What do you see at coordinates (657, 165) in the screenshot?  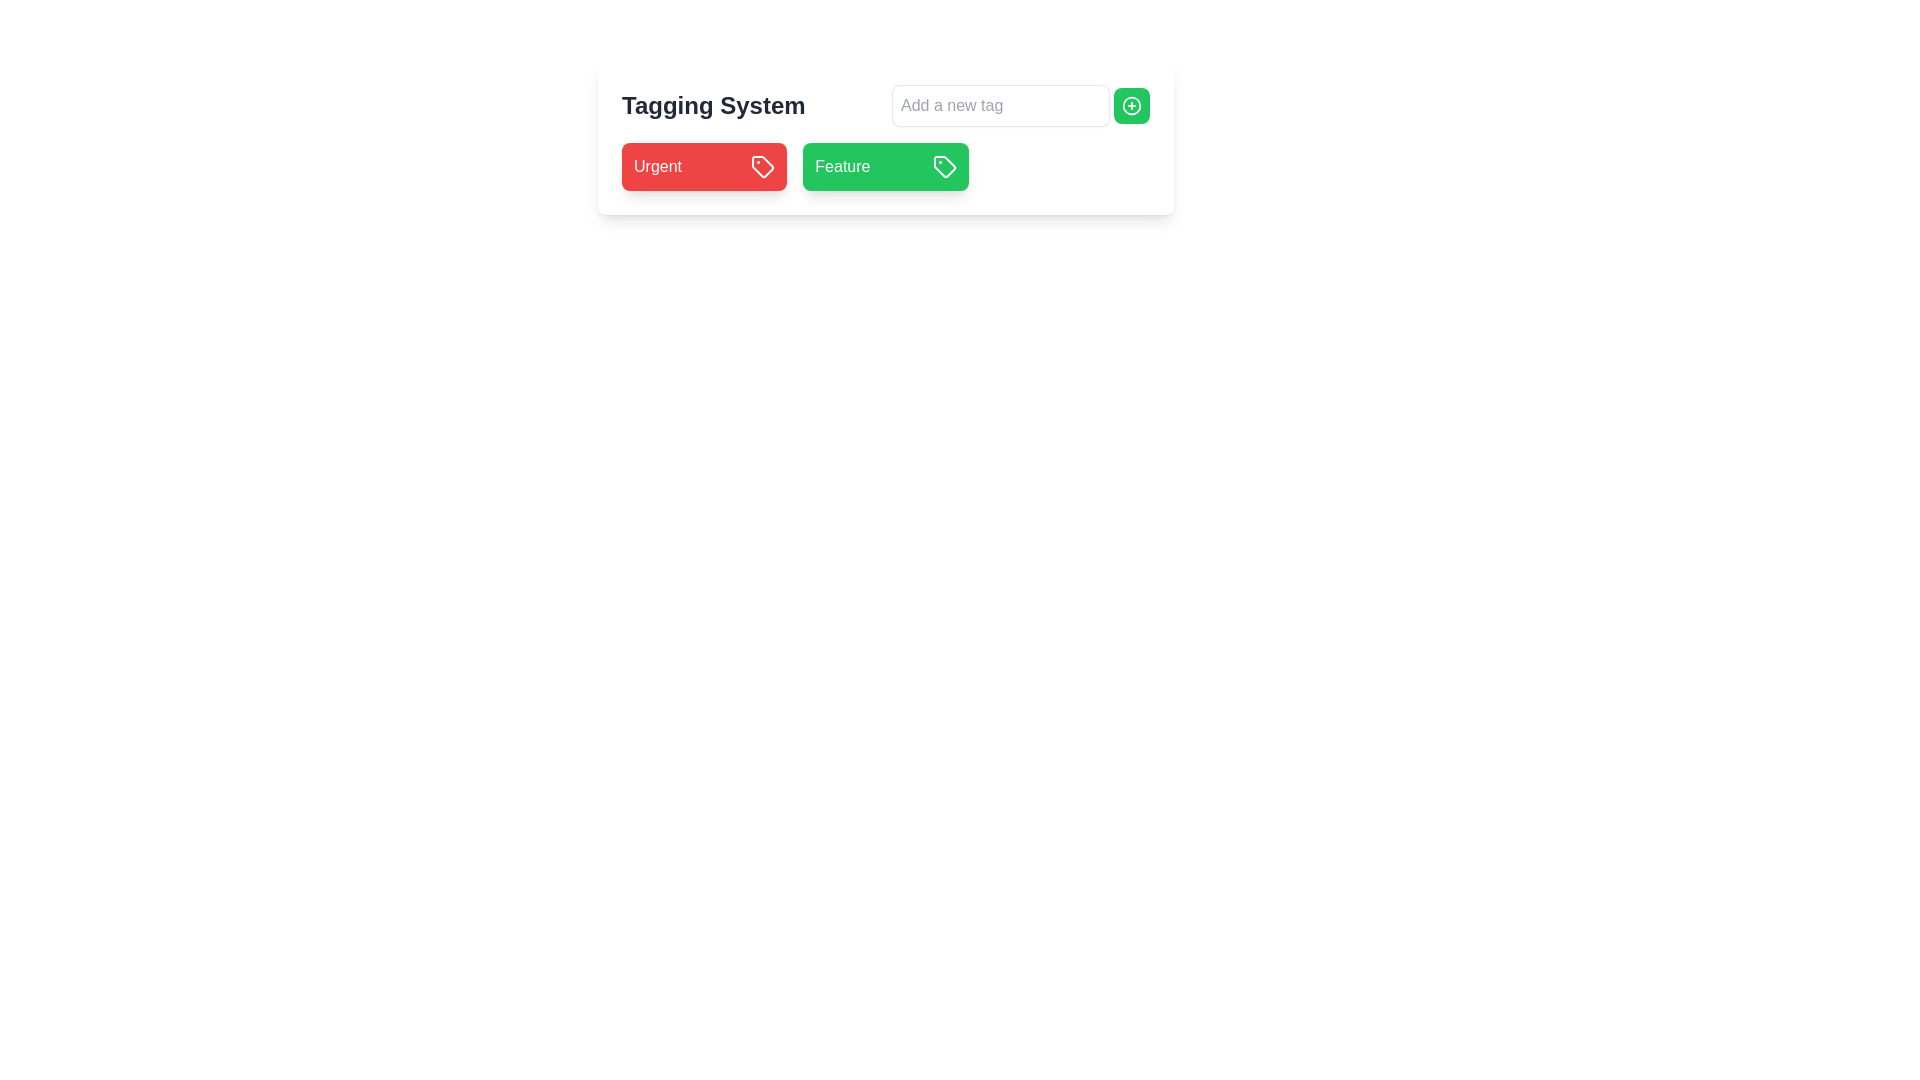 I see `the tag labeled Urgent` at bounding box center [657, 165].